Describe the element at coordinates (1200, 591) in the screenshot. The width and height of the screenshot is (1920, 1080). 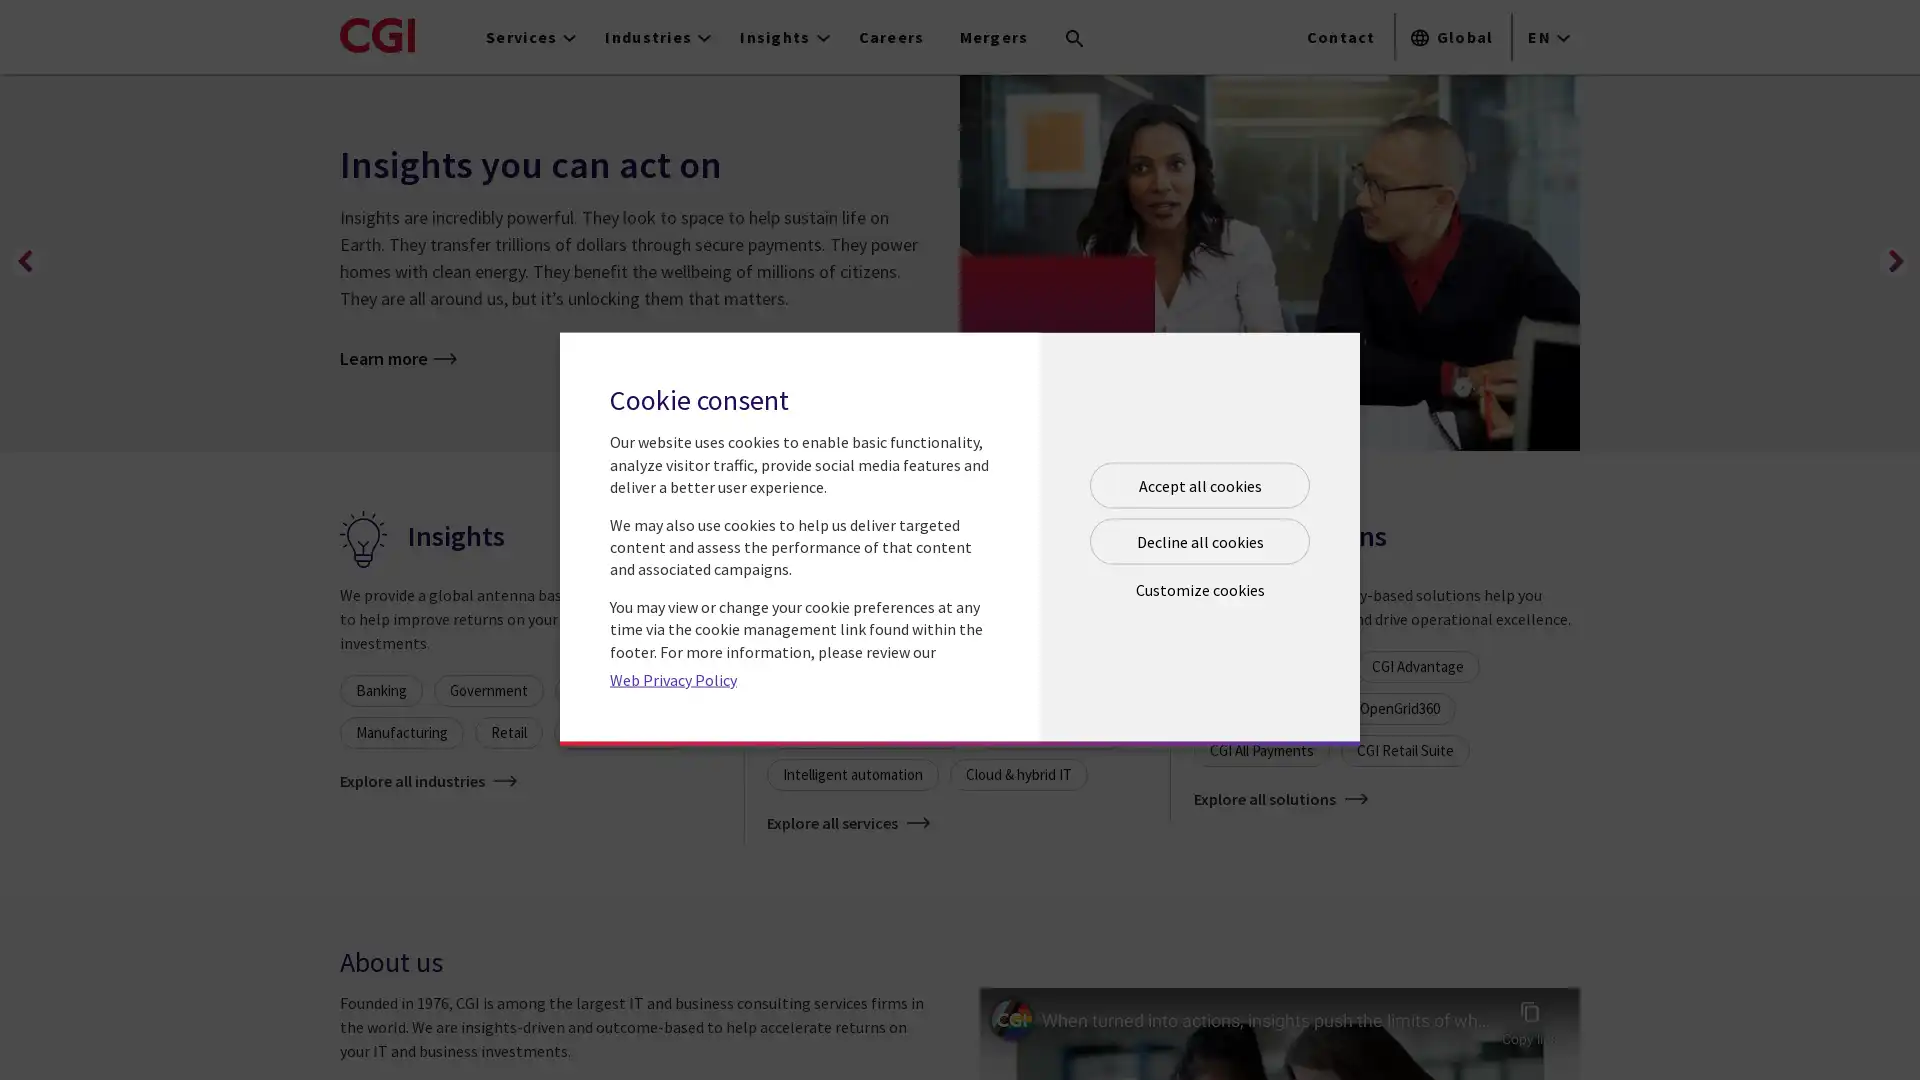
I see `Open customize cookie panel` at that location.